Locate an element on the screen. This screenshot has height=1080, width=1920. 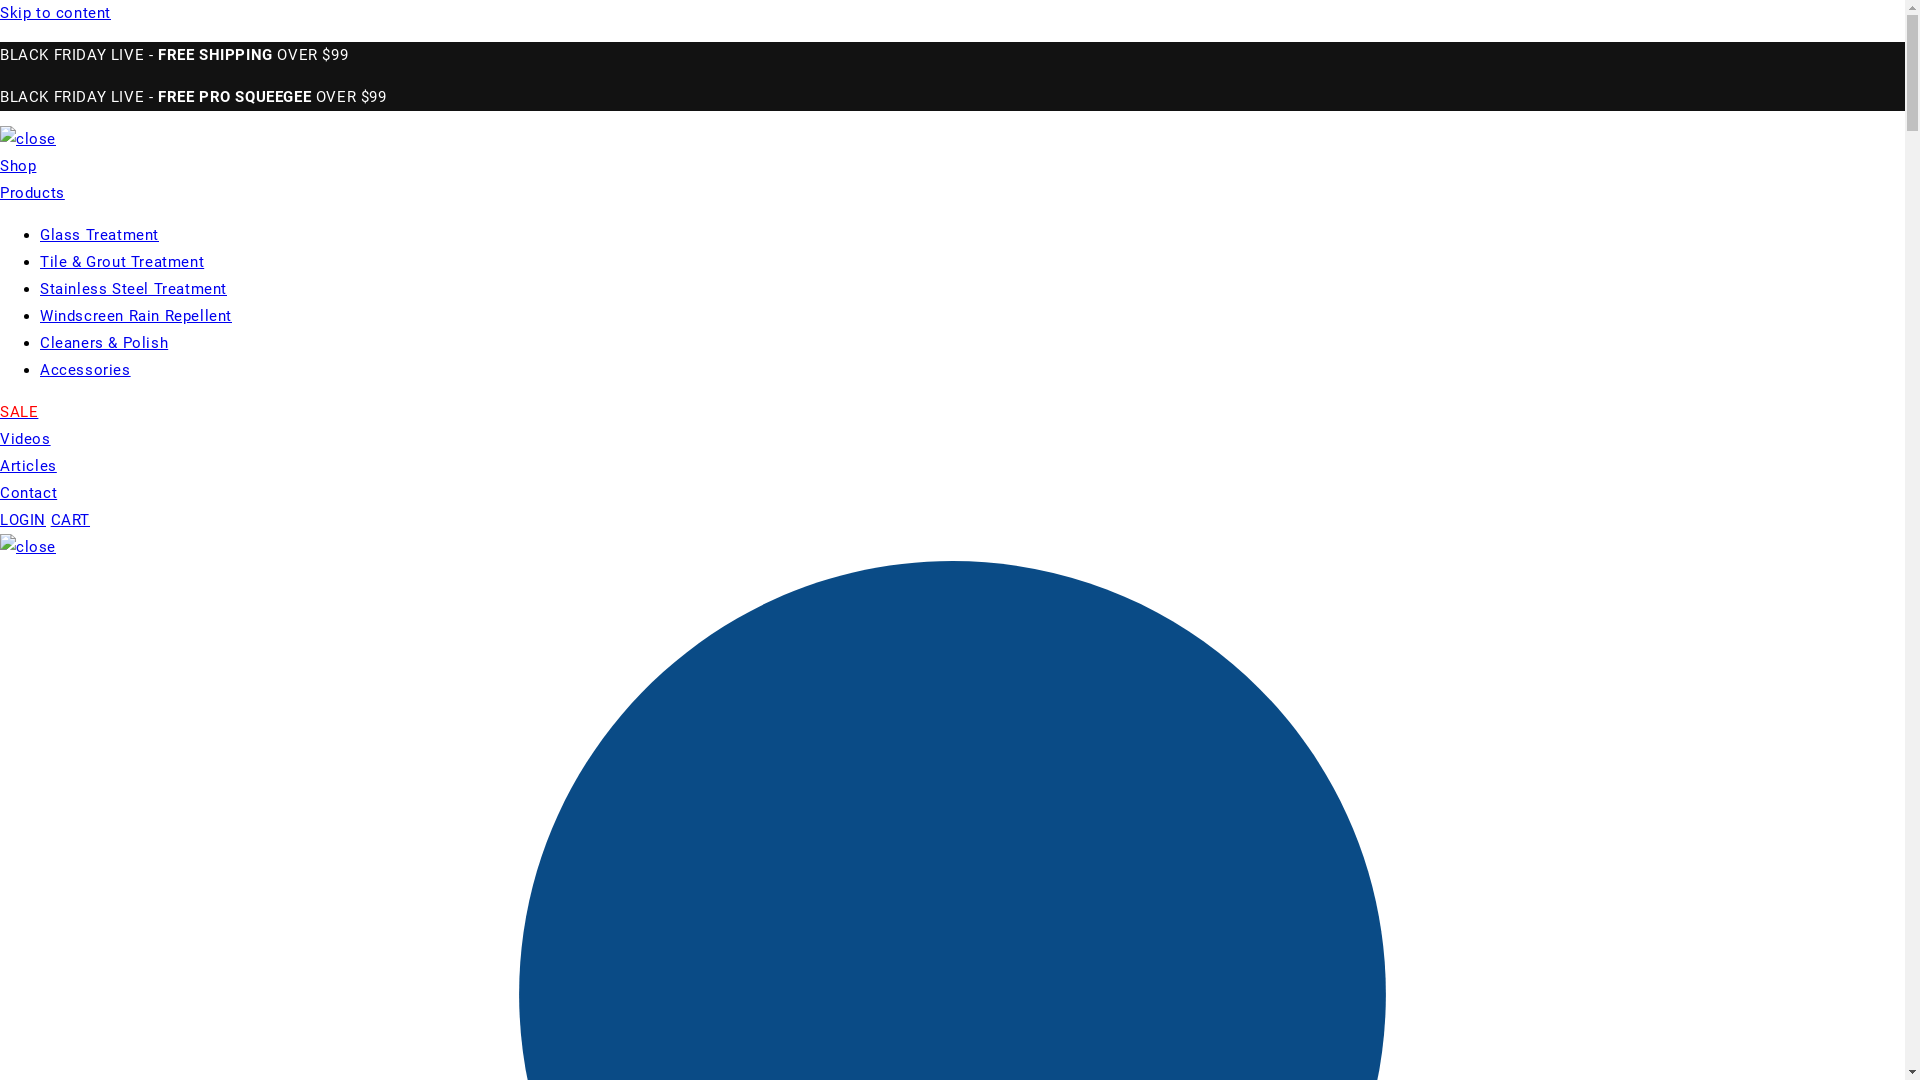
'Accessories' is located at coordinates (84, 370).